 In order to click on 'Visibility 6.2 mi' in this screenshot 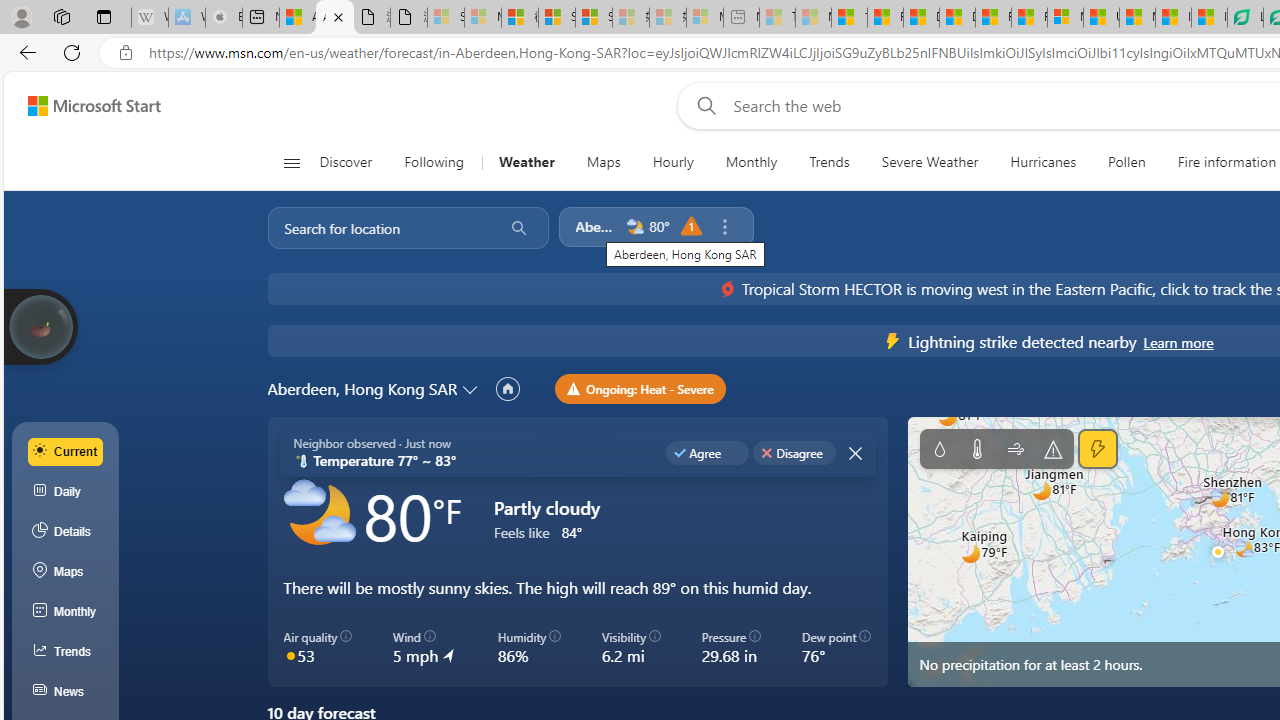, I will do `click(630, 648)`.